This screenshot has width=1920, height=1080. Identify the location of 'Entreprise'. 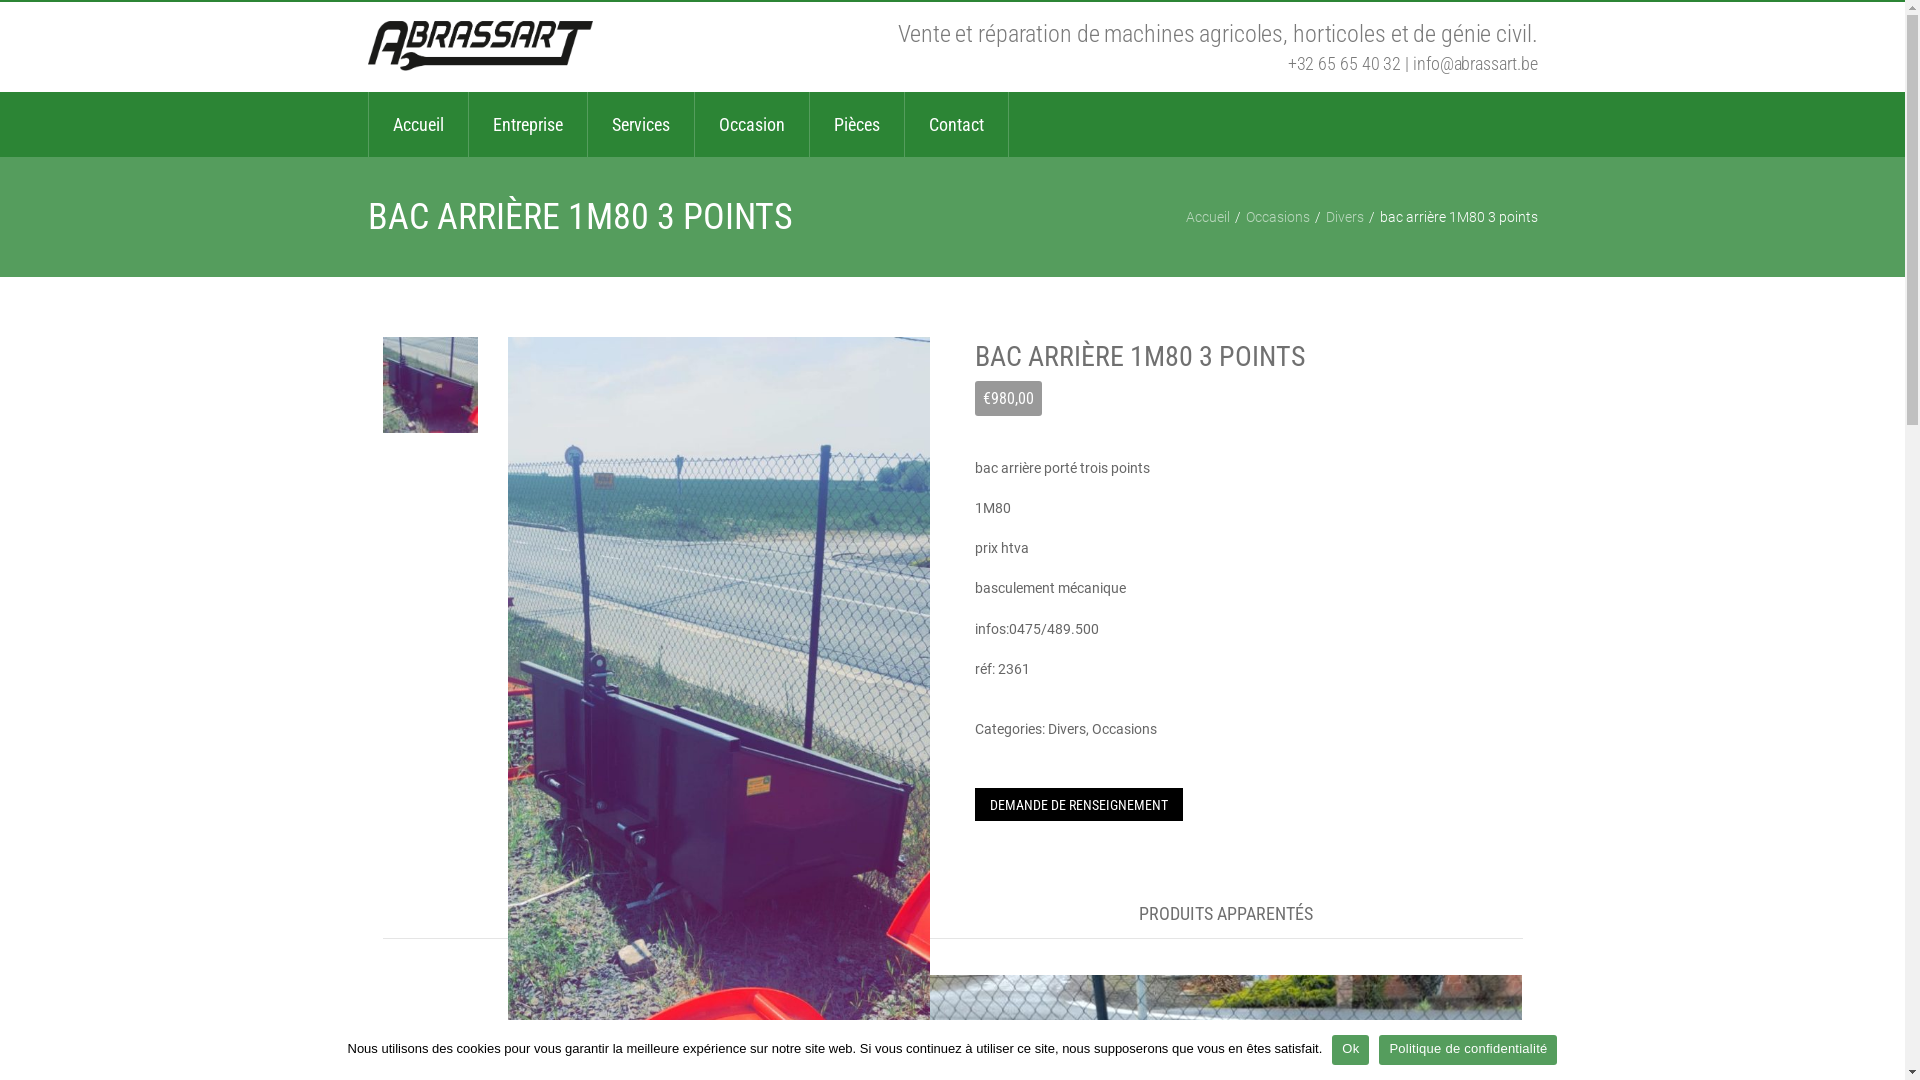
(466, 124).